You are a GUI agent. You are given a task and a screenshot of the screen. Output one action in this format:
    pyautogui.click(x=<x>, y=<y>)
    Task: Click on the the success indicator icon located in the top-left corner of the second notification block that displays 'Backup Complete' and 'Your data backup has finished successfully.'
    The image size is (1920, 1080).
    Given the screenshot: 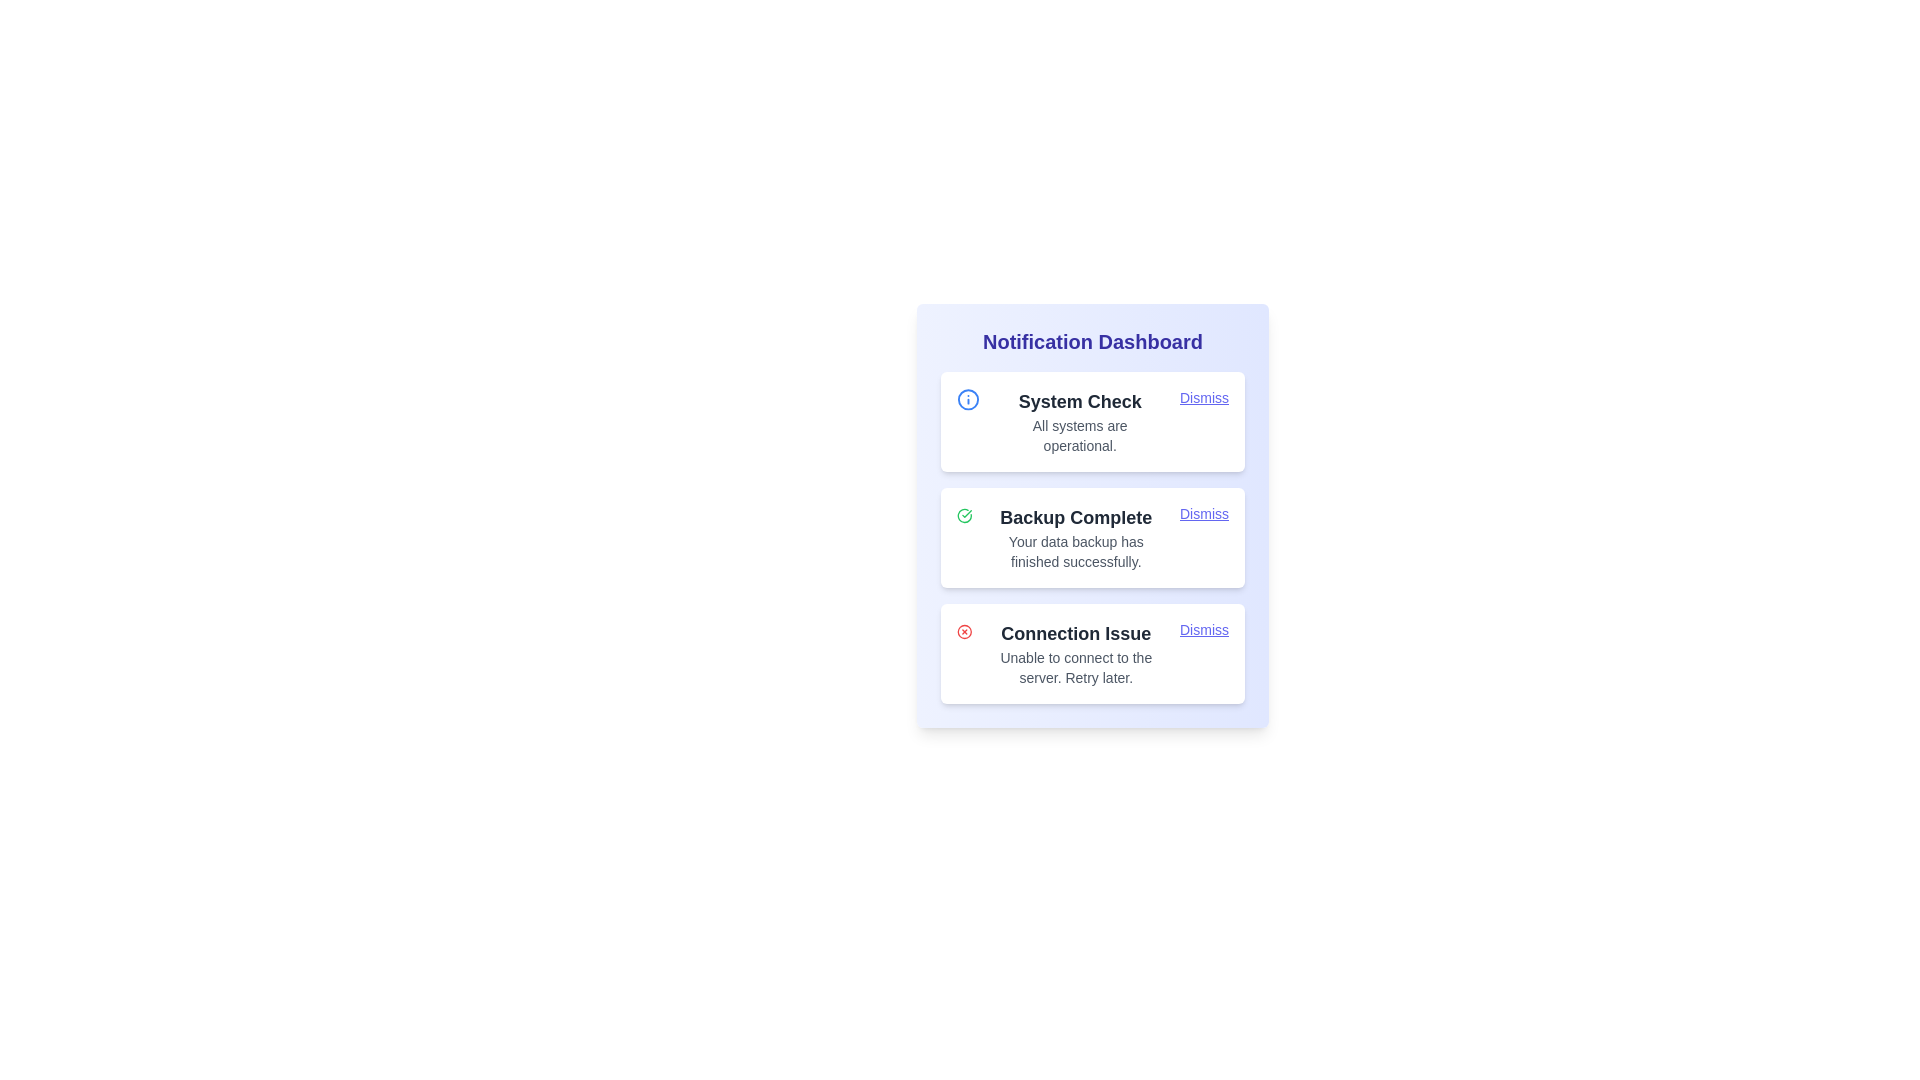 What is the action you would take?
    pyautogui.click(x=964, y=515)
    